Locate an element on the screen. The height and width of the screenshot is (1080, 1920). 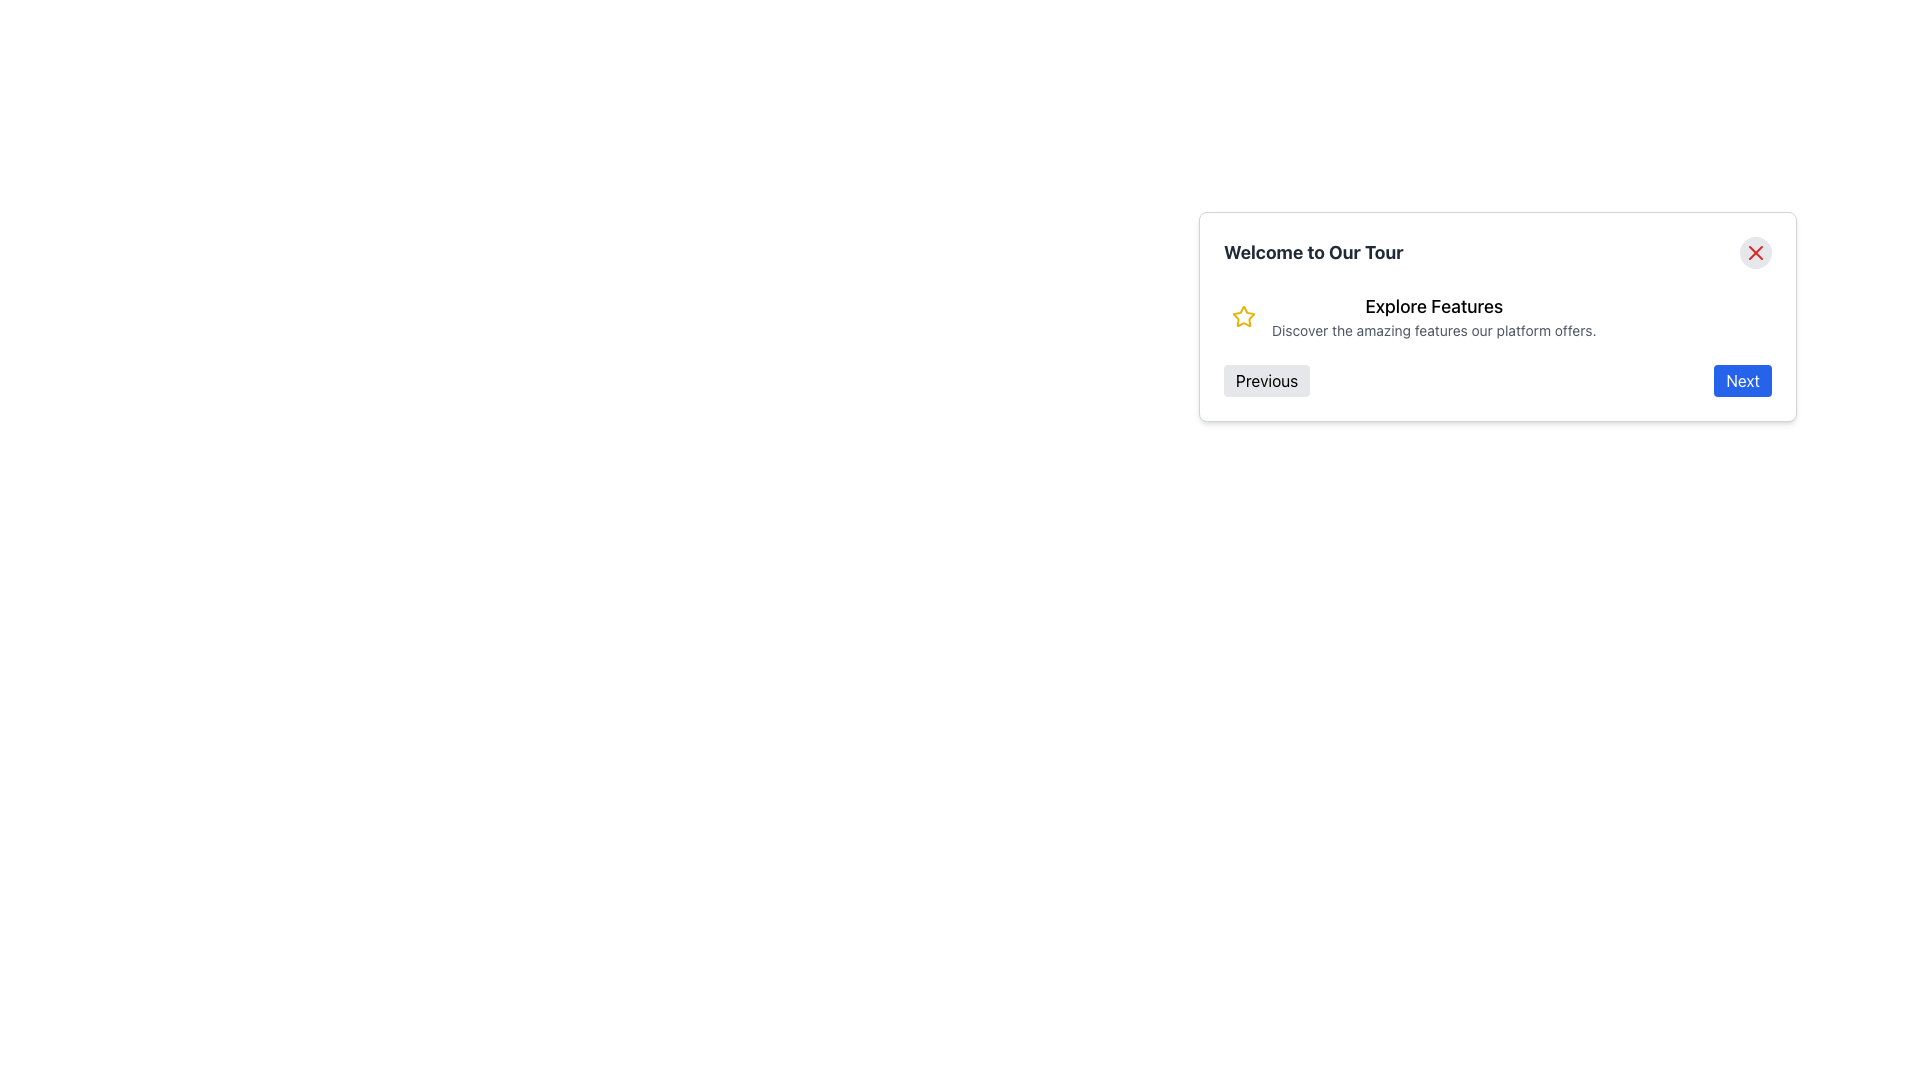
the informational Text Label located below the bolded 'Explore Features' text, which provides additional information about the features is located at coordinates (1433, 330).